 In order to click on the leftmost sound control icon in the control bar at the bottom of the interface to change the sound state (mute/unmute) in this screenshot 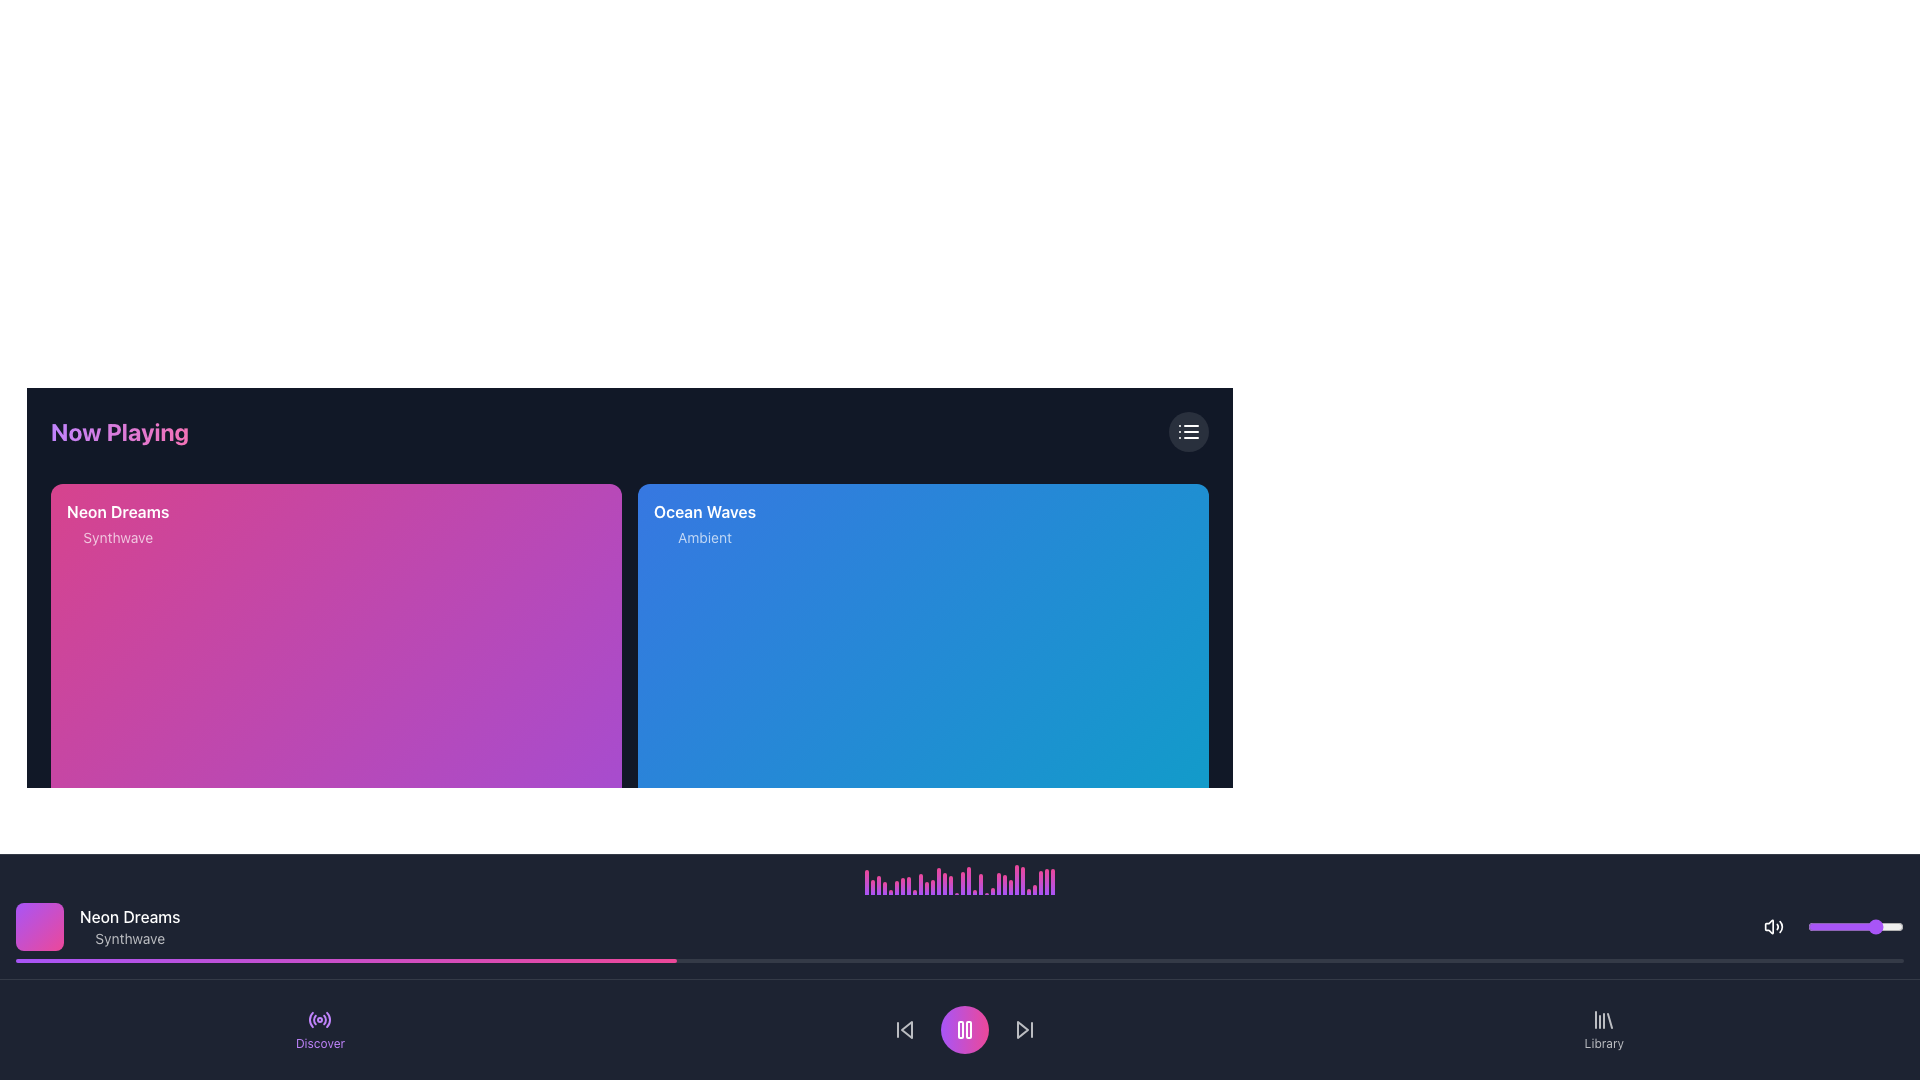, I will do `click(1774, 926)`.